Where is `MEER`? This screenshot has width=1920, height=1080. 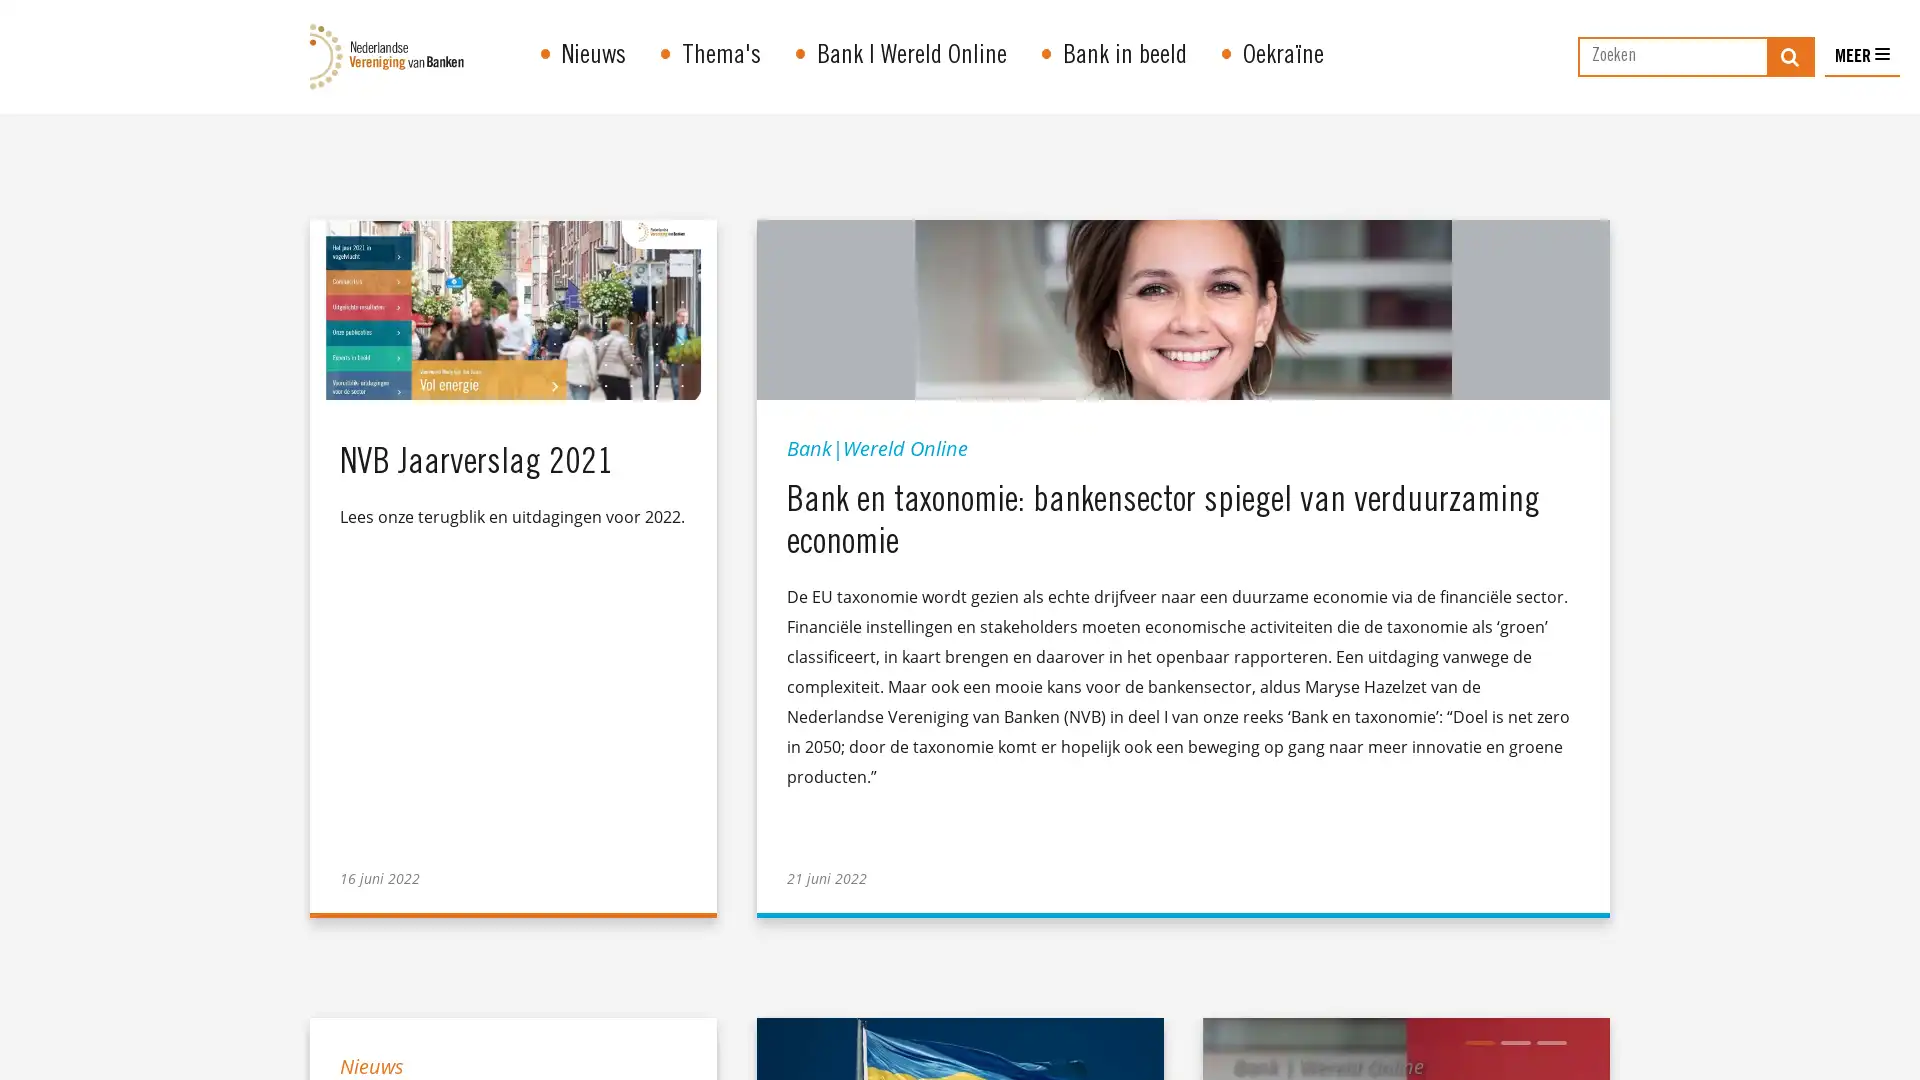
MEER is located at coordinates (1861, 77).